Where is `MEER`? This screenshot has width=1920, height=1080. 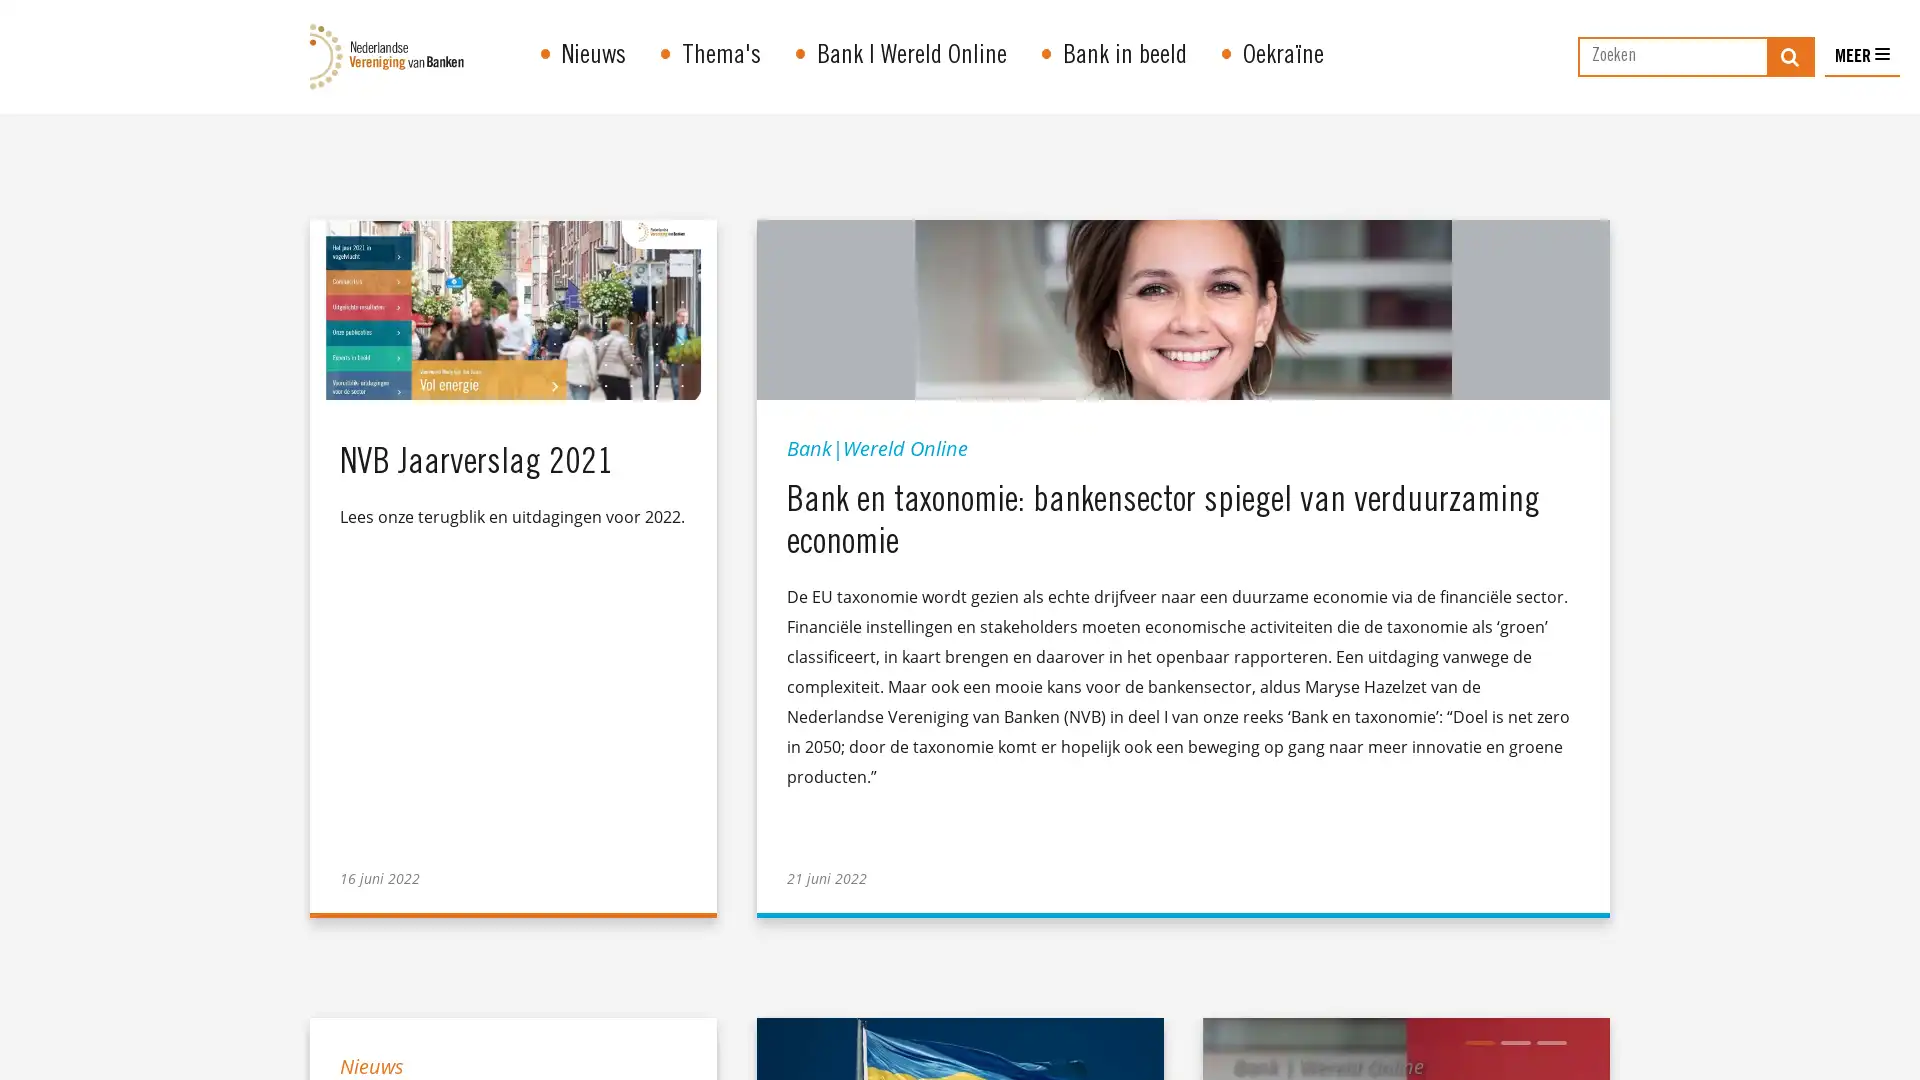
MEER is located at coordinates (1861, 77).